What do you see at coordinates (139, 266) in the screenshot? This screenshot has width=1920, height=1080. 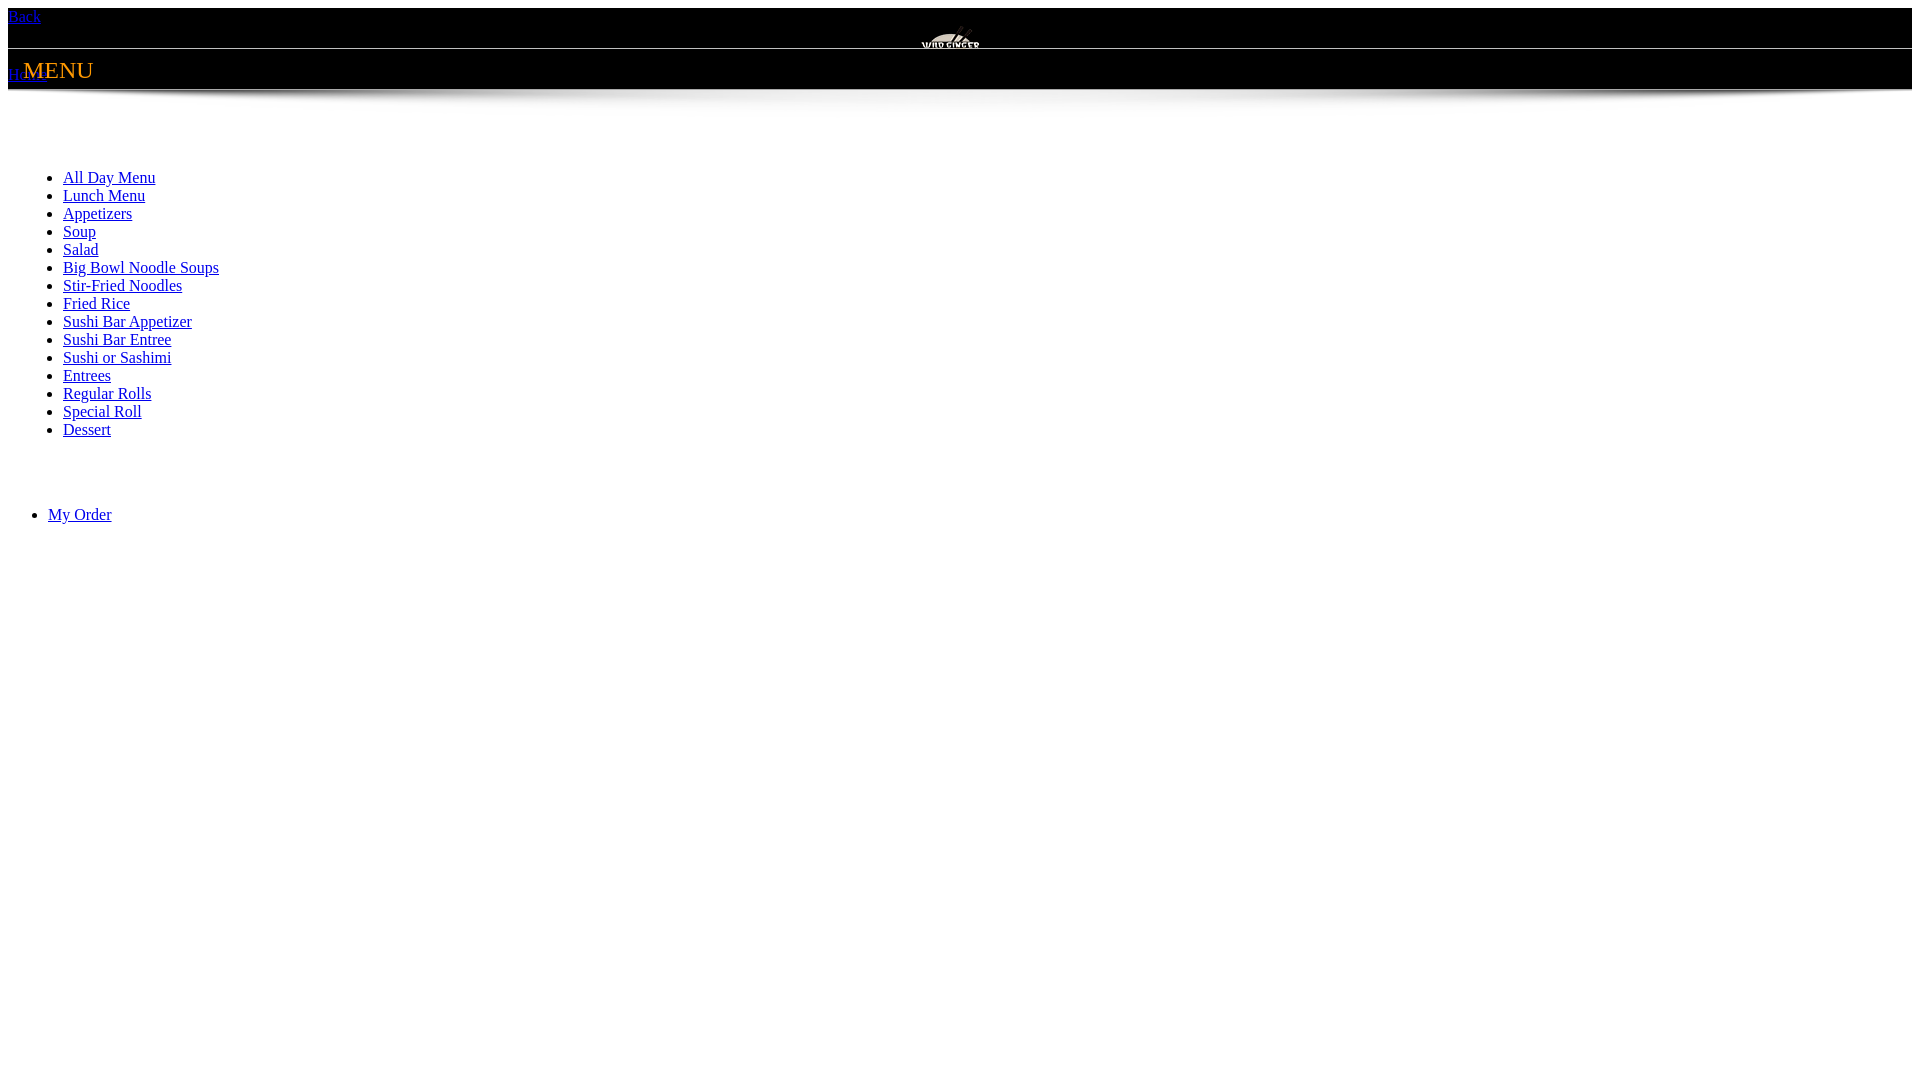 I see `'Big Bowl Noodle Soups'` at bounding box center [139, 266].